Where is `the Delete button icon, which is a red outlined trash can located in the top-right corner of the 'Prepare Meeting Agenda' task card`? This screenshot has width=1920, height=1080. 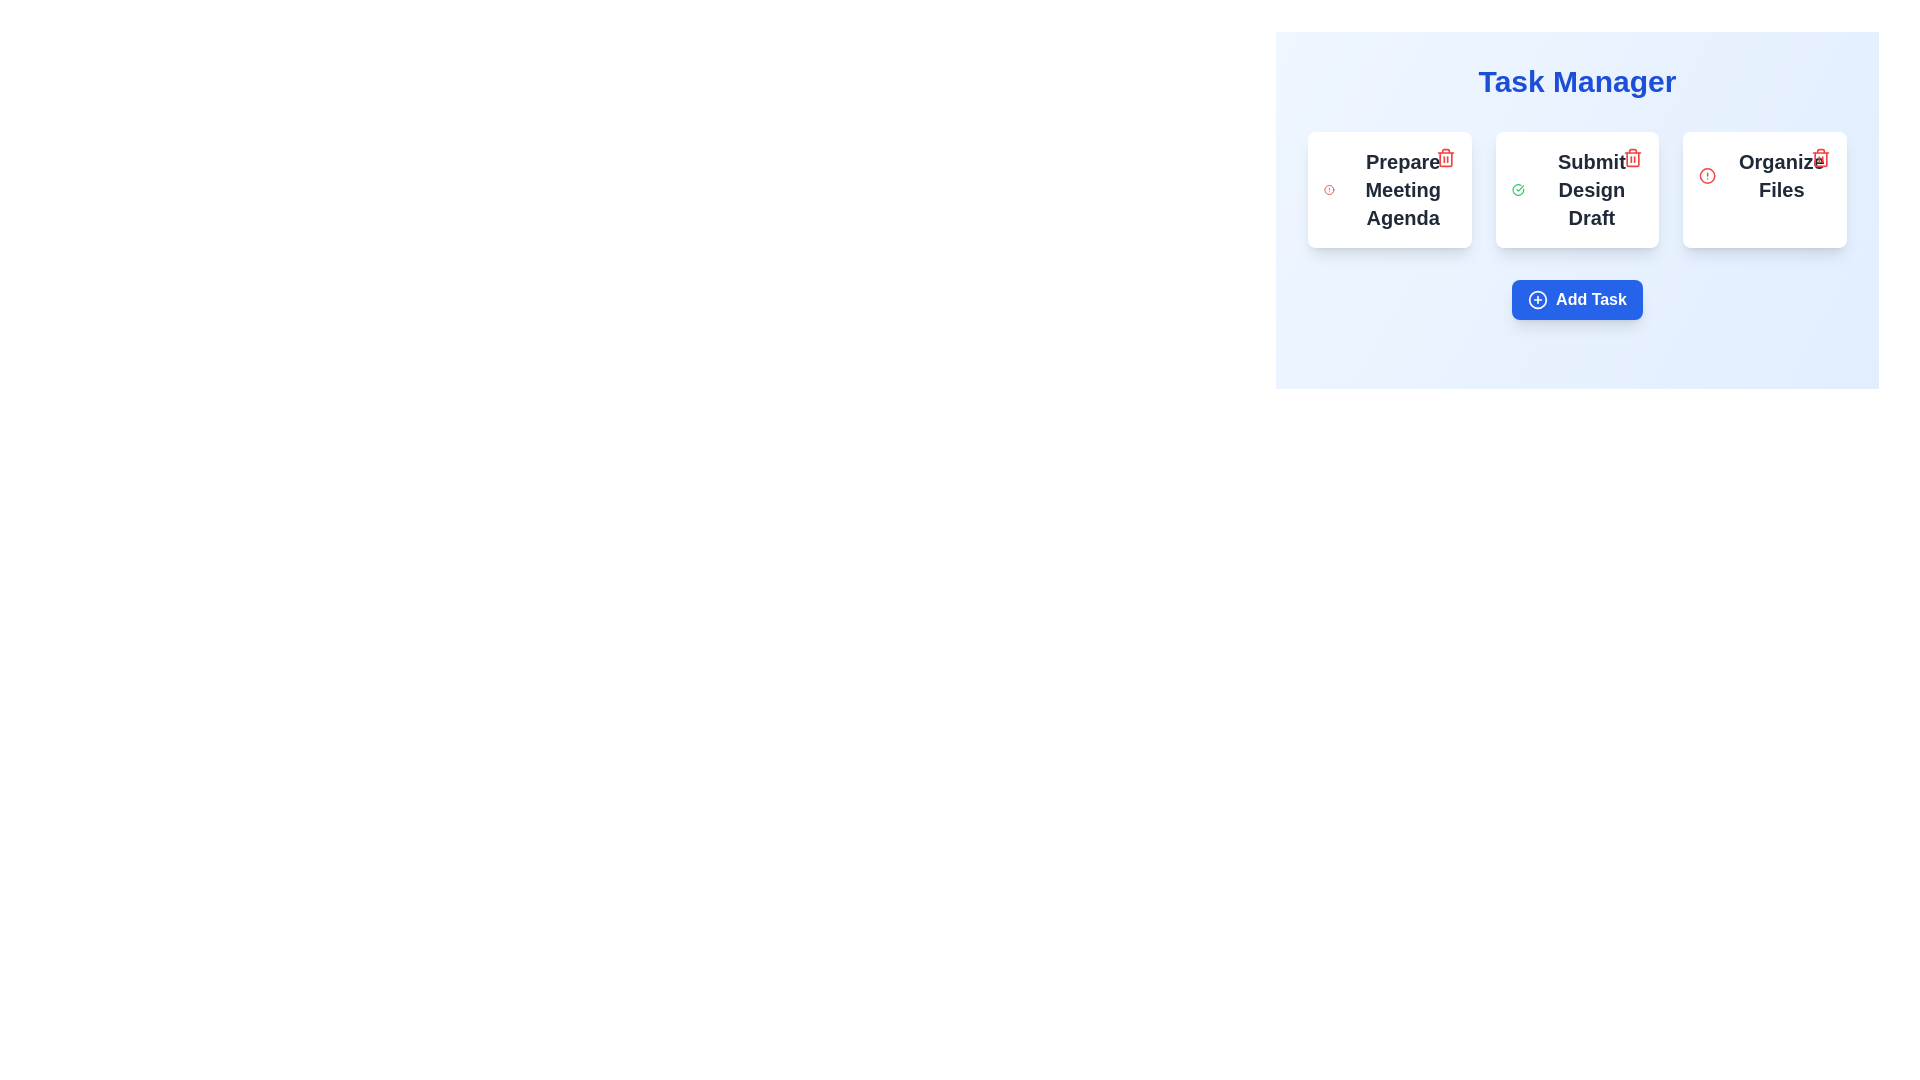 the Delete button icon, which is a red outlined trash can located in the top-right corner of the 'Prepare Meeting Agenda' task card is located at coordinates (1445, 157).